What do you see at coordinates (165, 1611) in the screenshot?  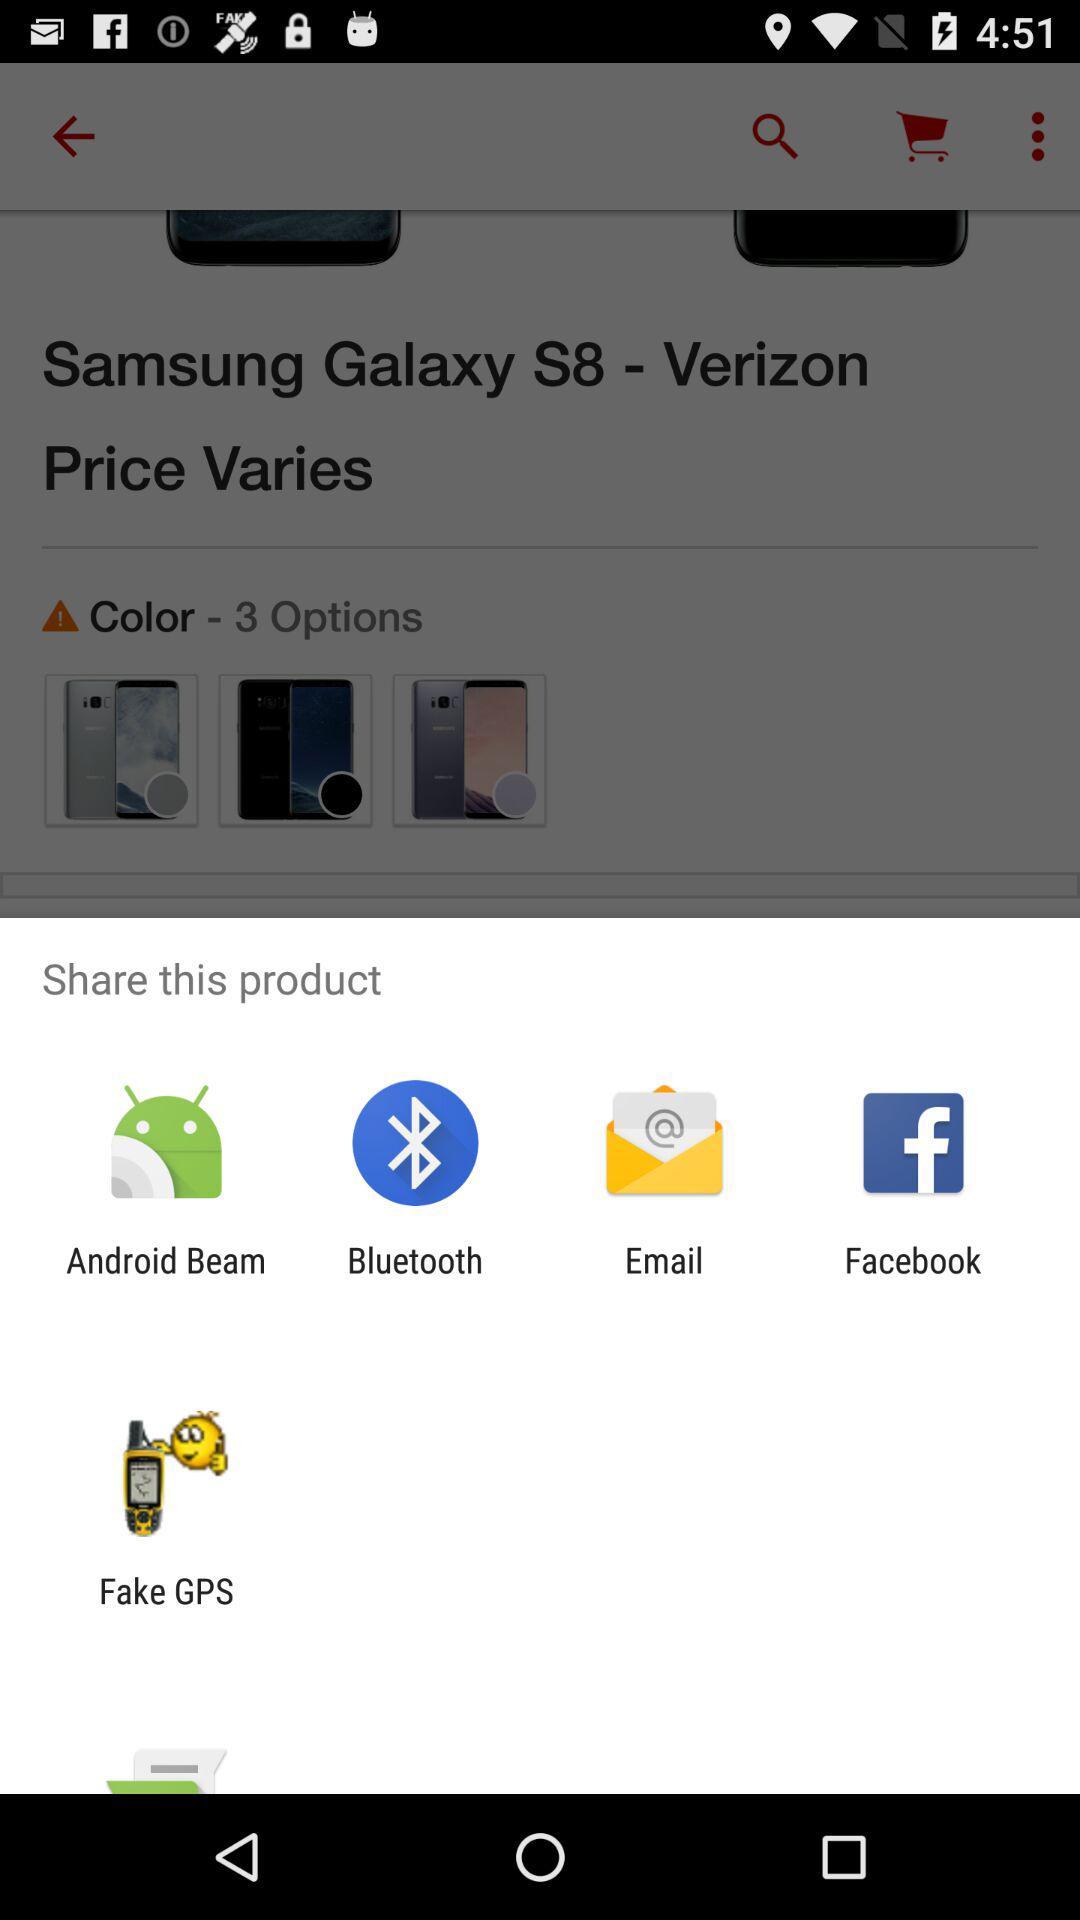 I see `fake gps item` at bounding box center [165, 1611].